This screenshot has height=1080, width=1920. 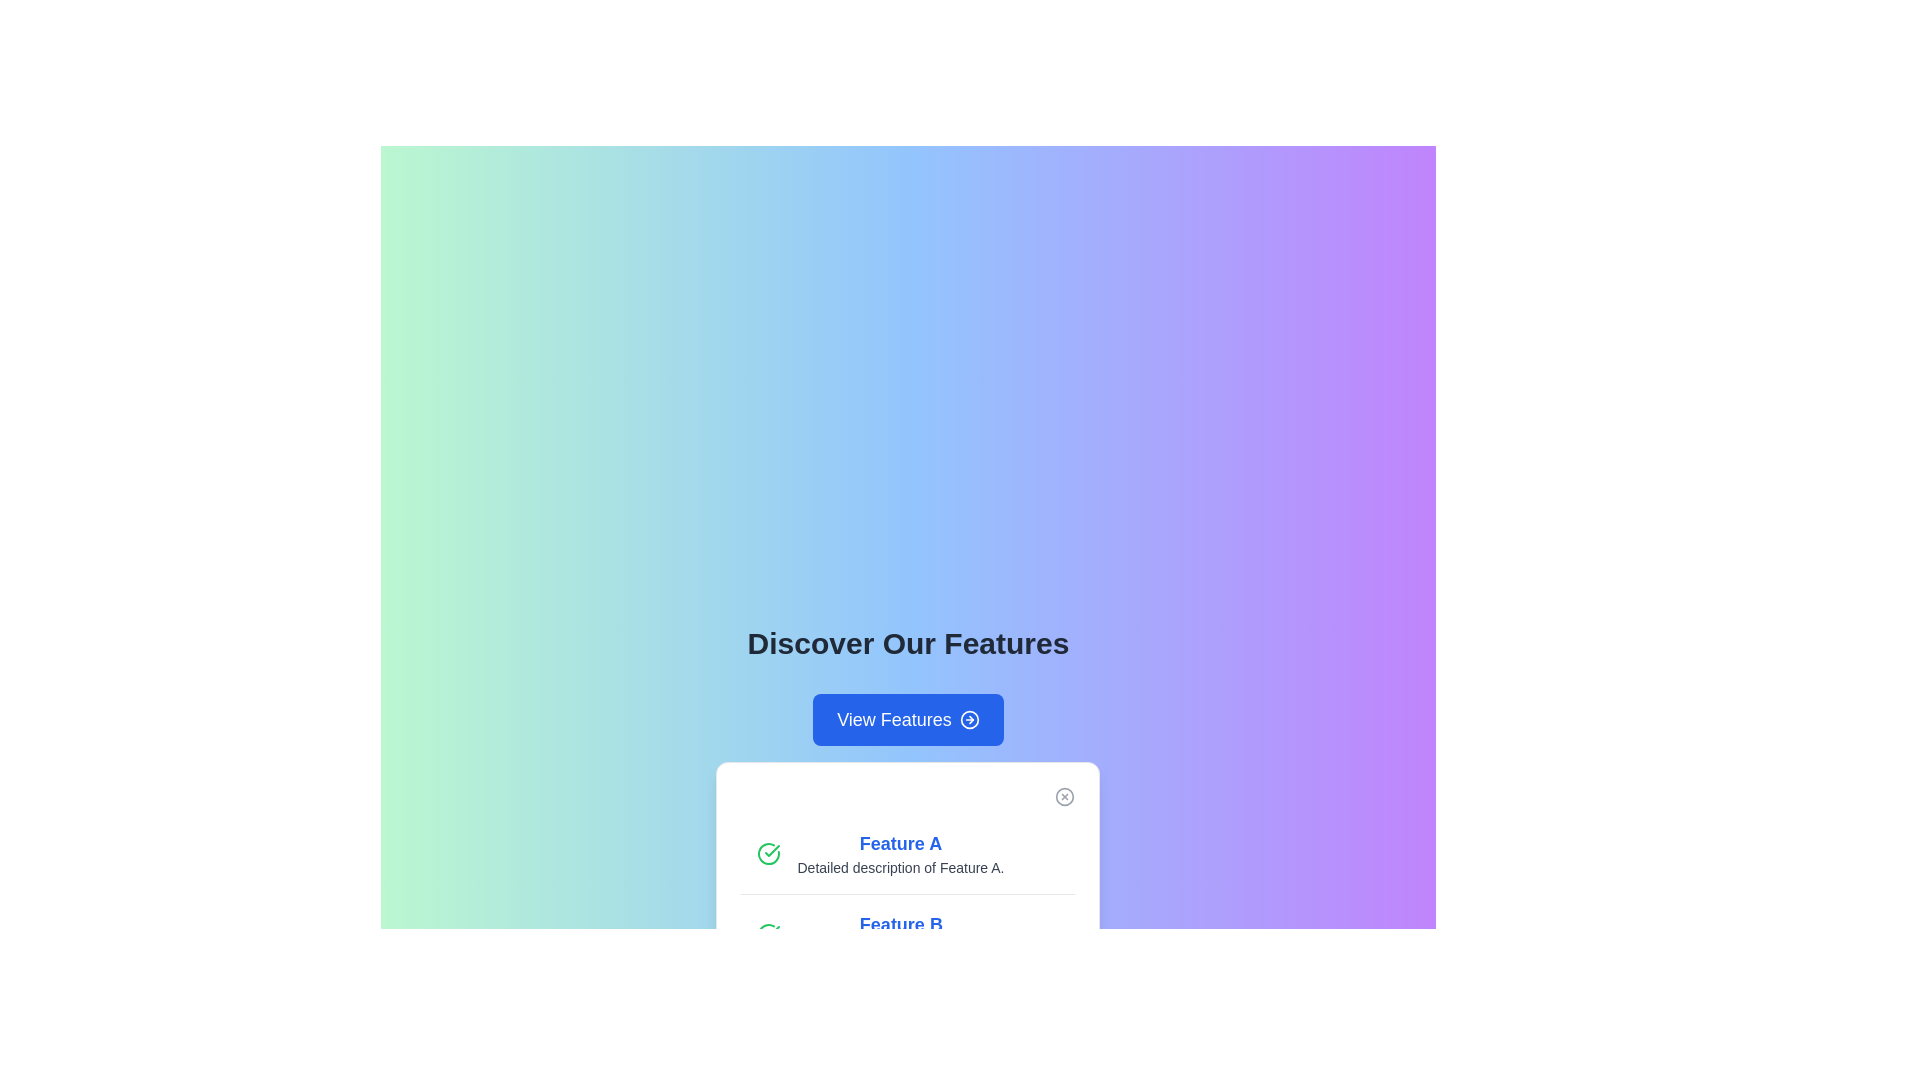 I want to click on the decorative SVG circle element that is part of a graphical icon in the top-right corner of a card, which represents a dismiss action, so click(x=1064, y=796).